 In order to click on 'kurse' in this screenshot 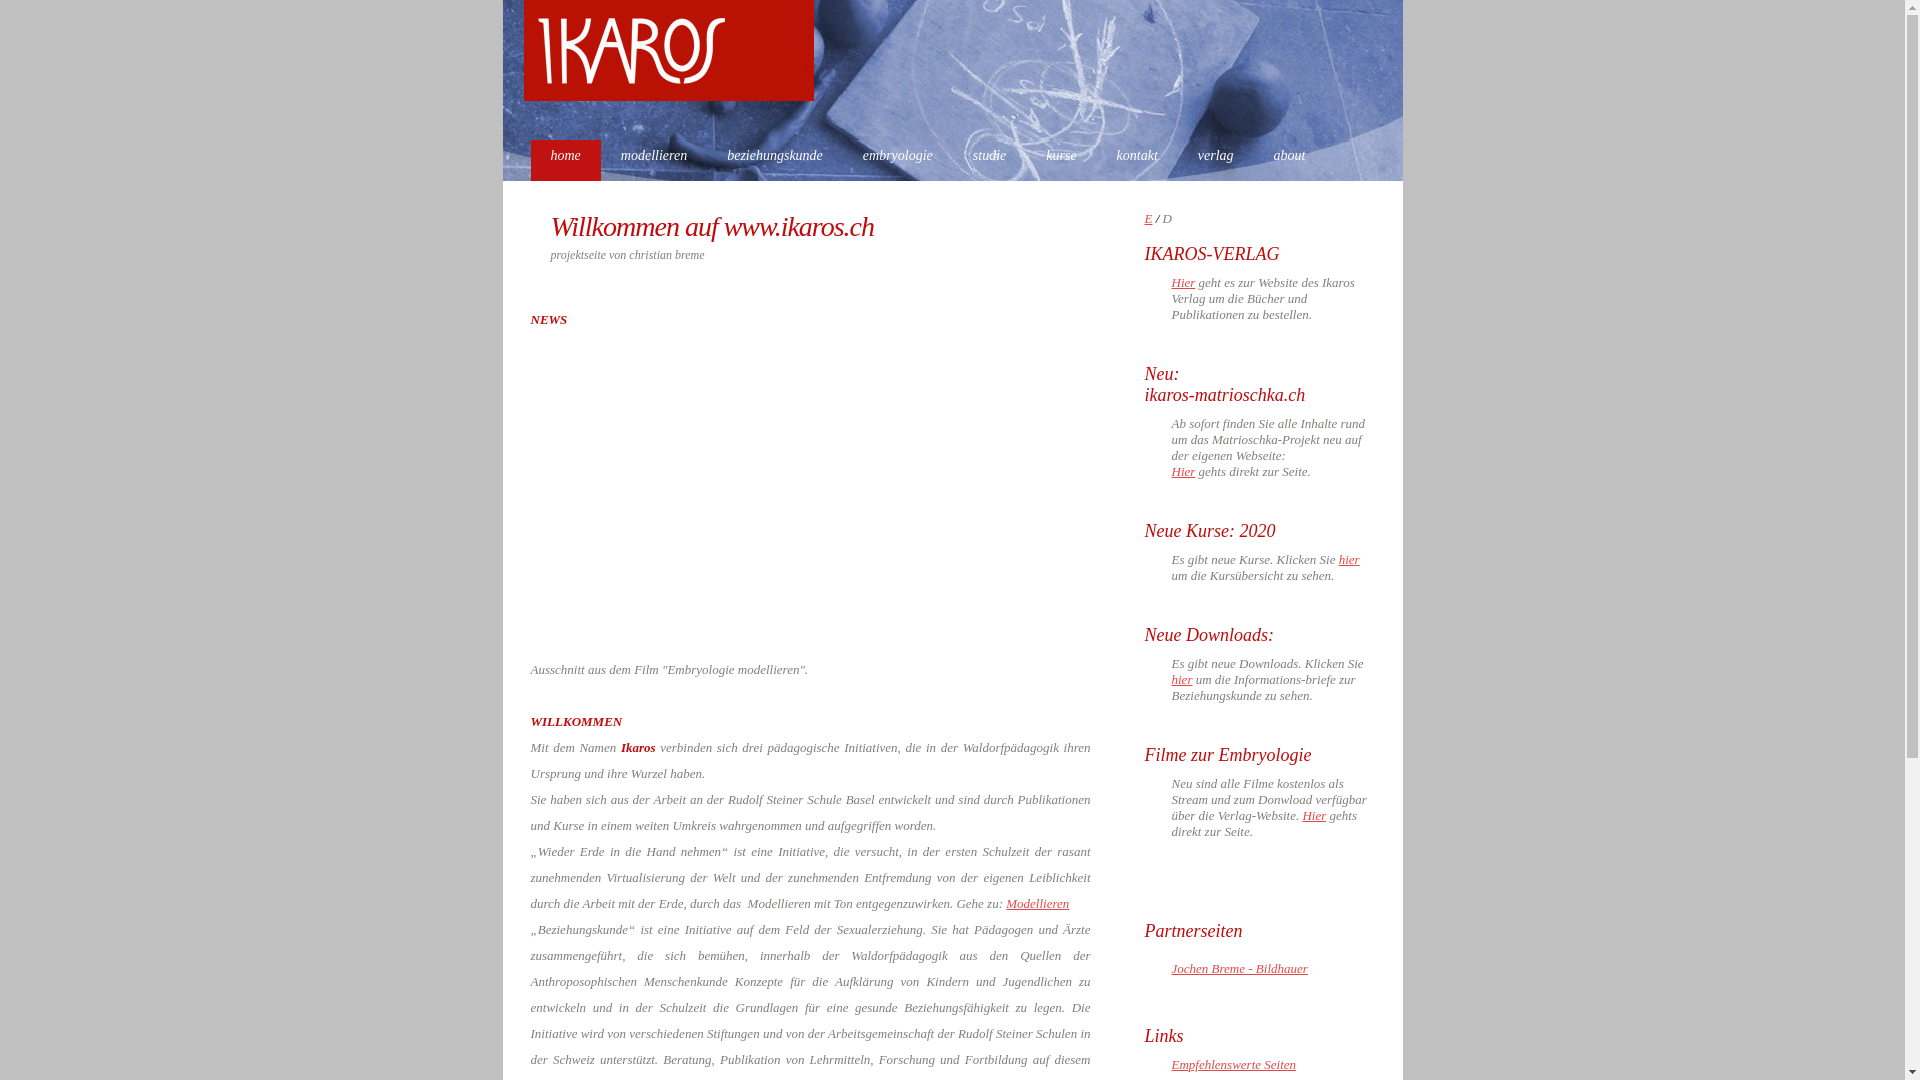, I will do `click(1059, 159)`.